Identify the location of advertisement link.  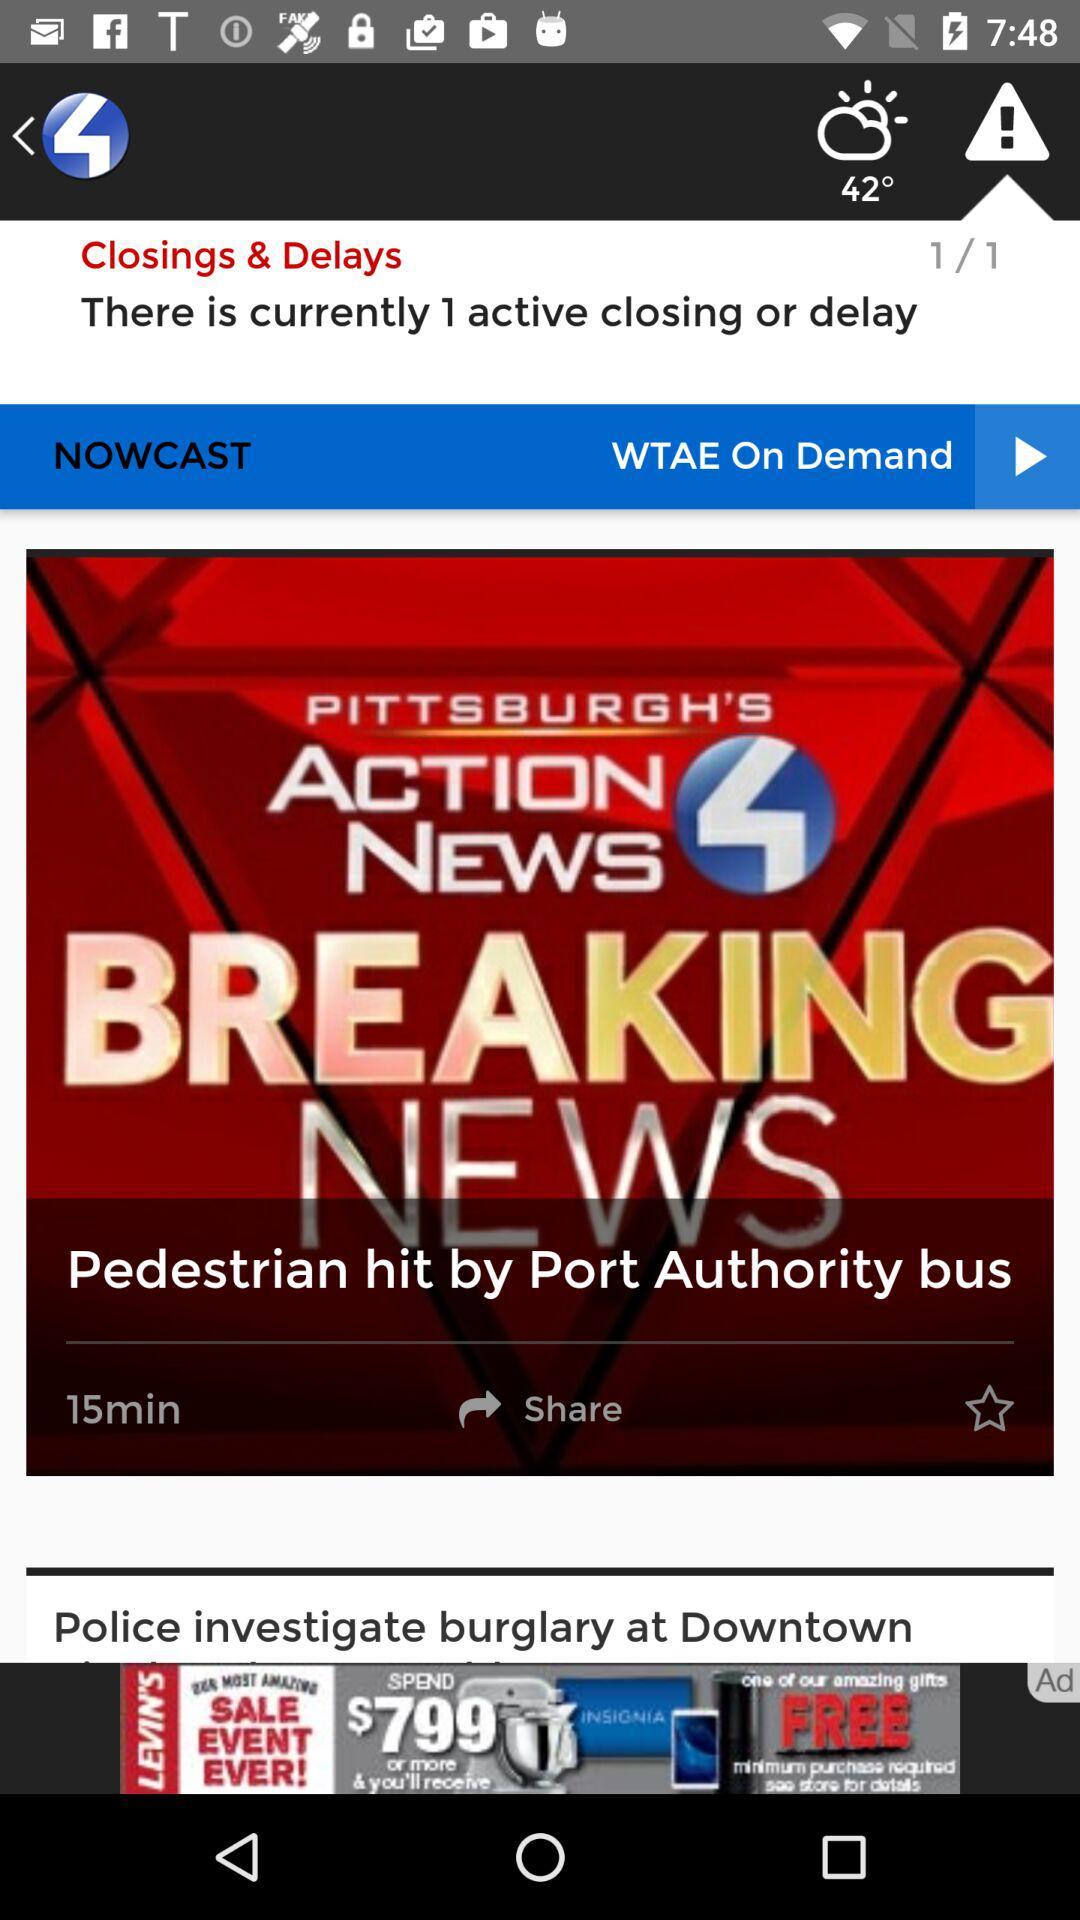
(540, 1727).